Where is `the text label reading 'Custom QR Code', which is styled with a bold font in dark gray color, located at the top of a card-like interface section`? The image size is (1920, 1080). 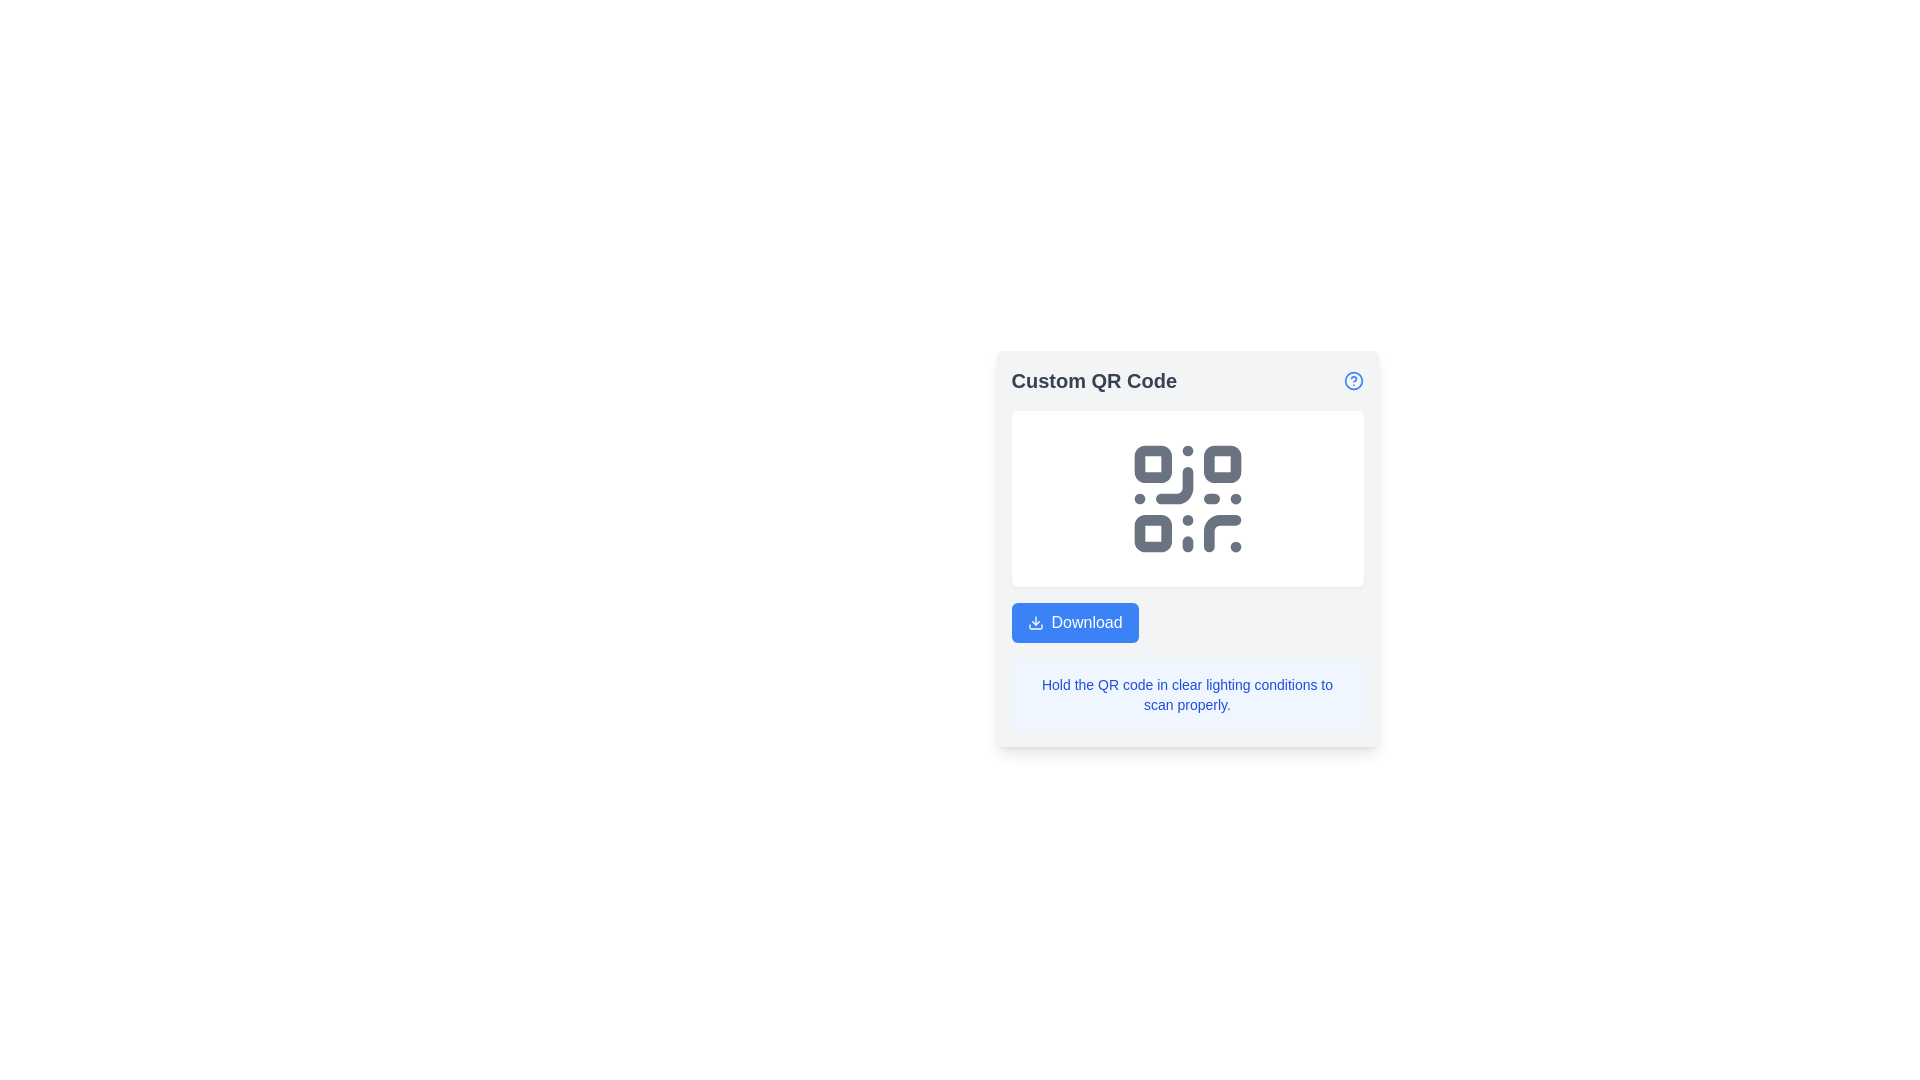
the text label reading 'Custom QR Code', which is styled with a bold font in dark gray color, located at the top of a card-like interface section is located at coordinates (1093, 381).